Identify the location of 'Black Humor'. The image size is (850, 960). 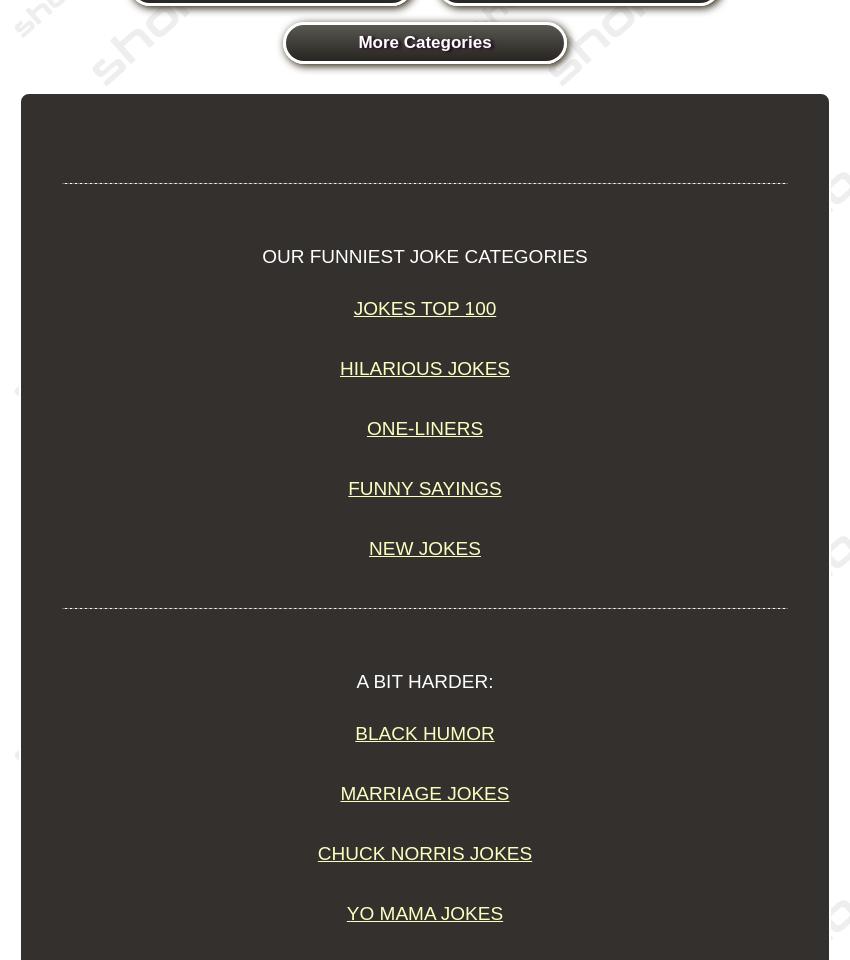
(424, 732).